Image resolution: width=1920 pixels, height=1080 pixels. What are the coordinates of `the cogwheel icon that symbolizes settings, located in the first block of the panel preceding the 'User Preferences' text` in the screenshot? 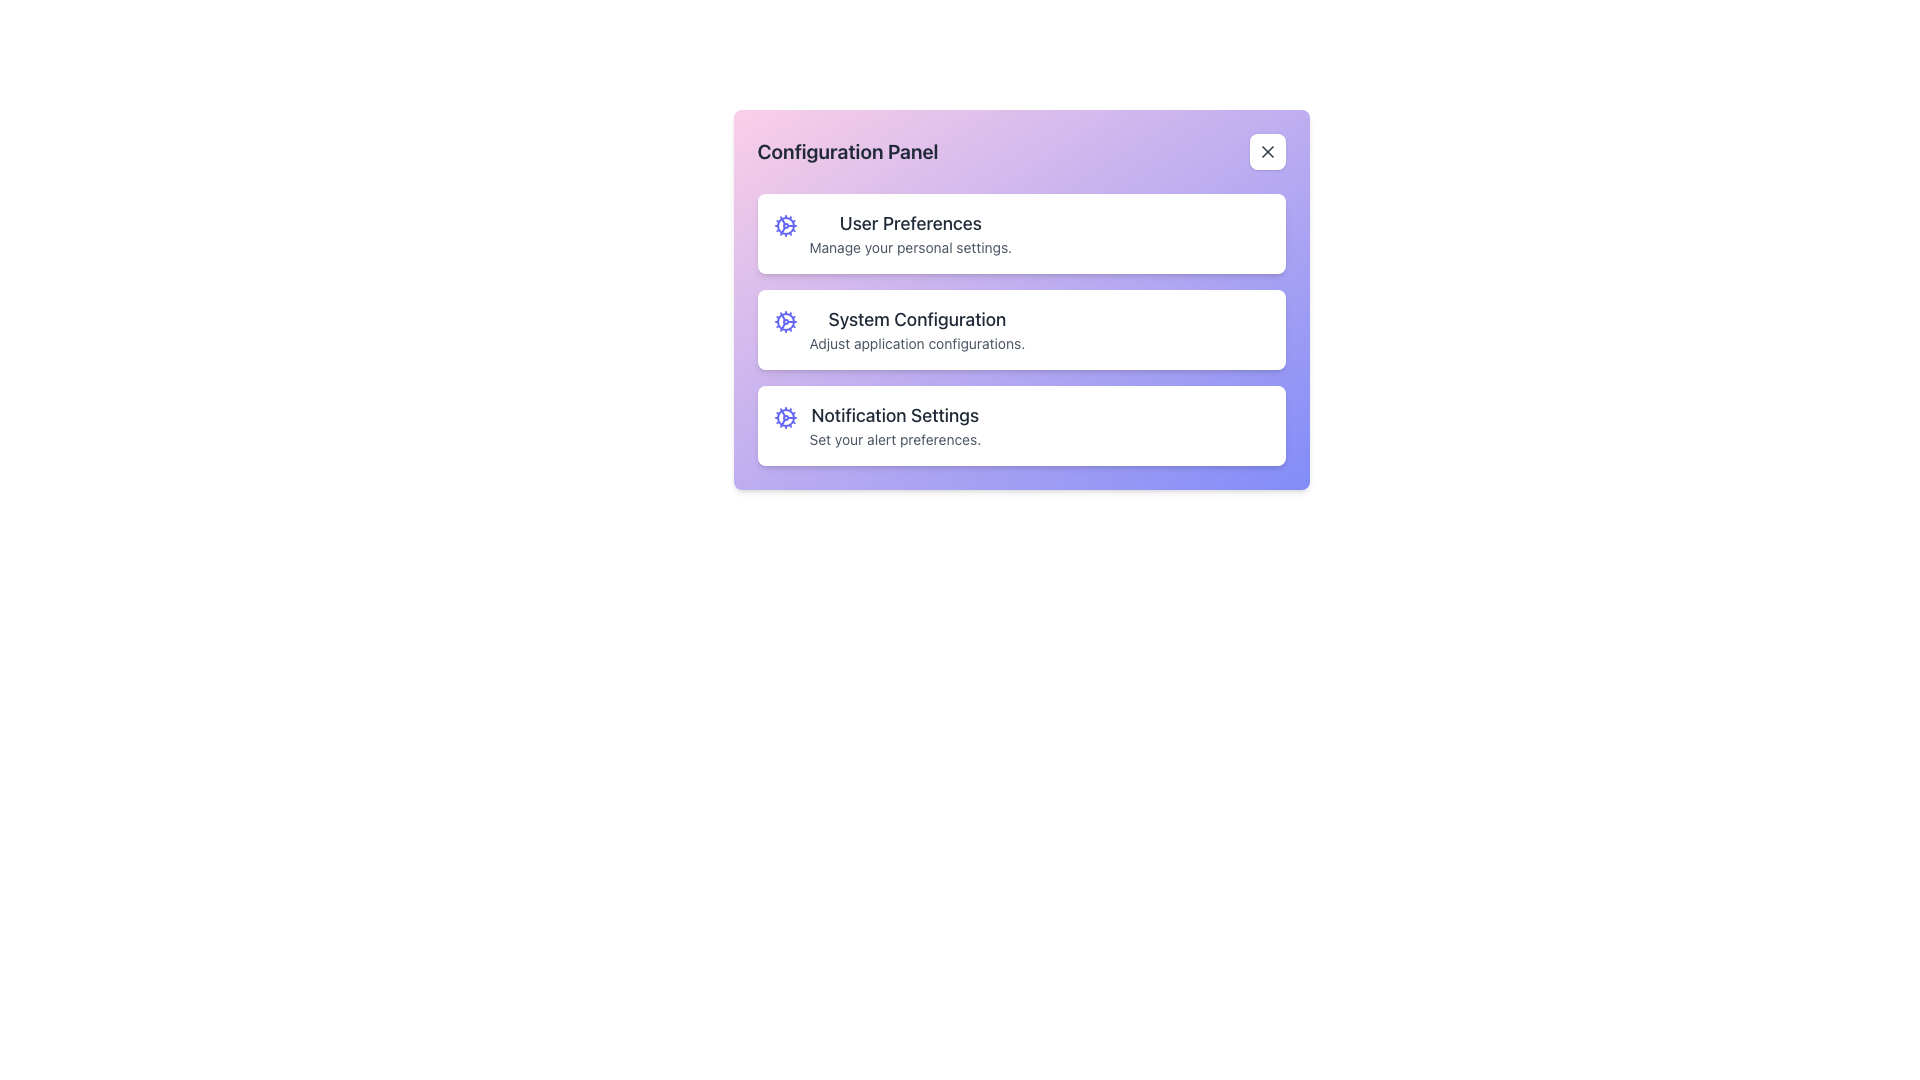 It's located at (784, 225).